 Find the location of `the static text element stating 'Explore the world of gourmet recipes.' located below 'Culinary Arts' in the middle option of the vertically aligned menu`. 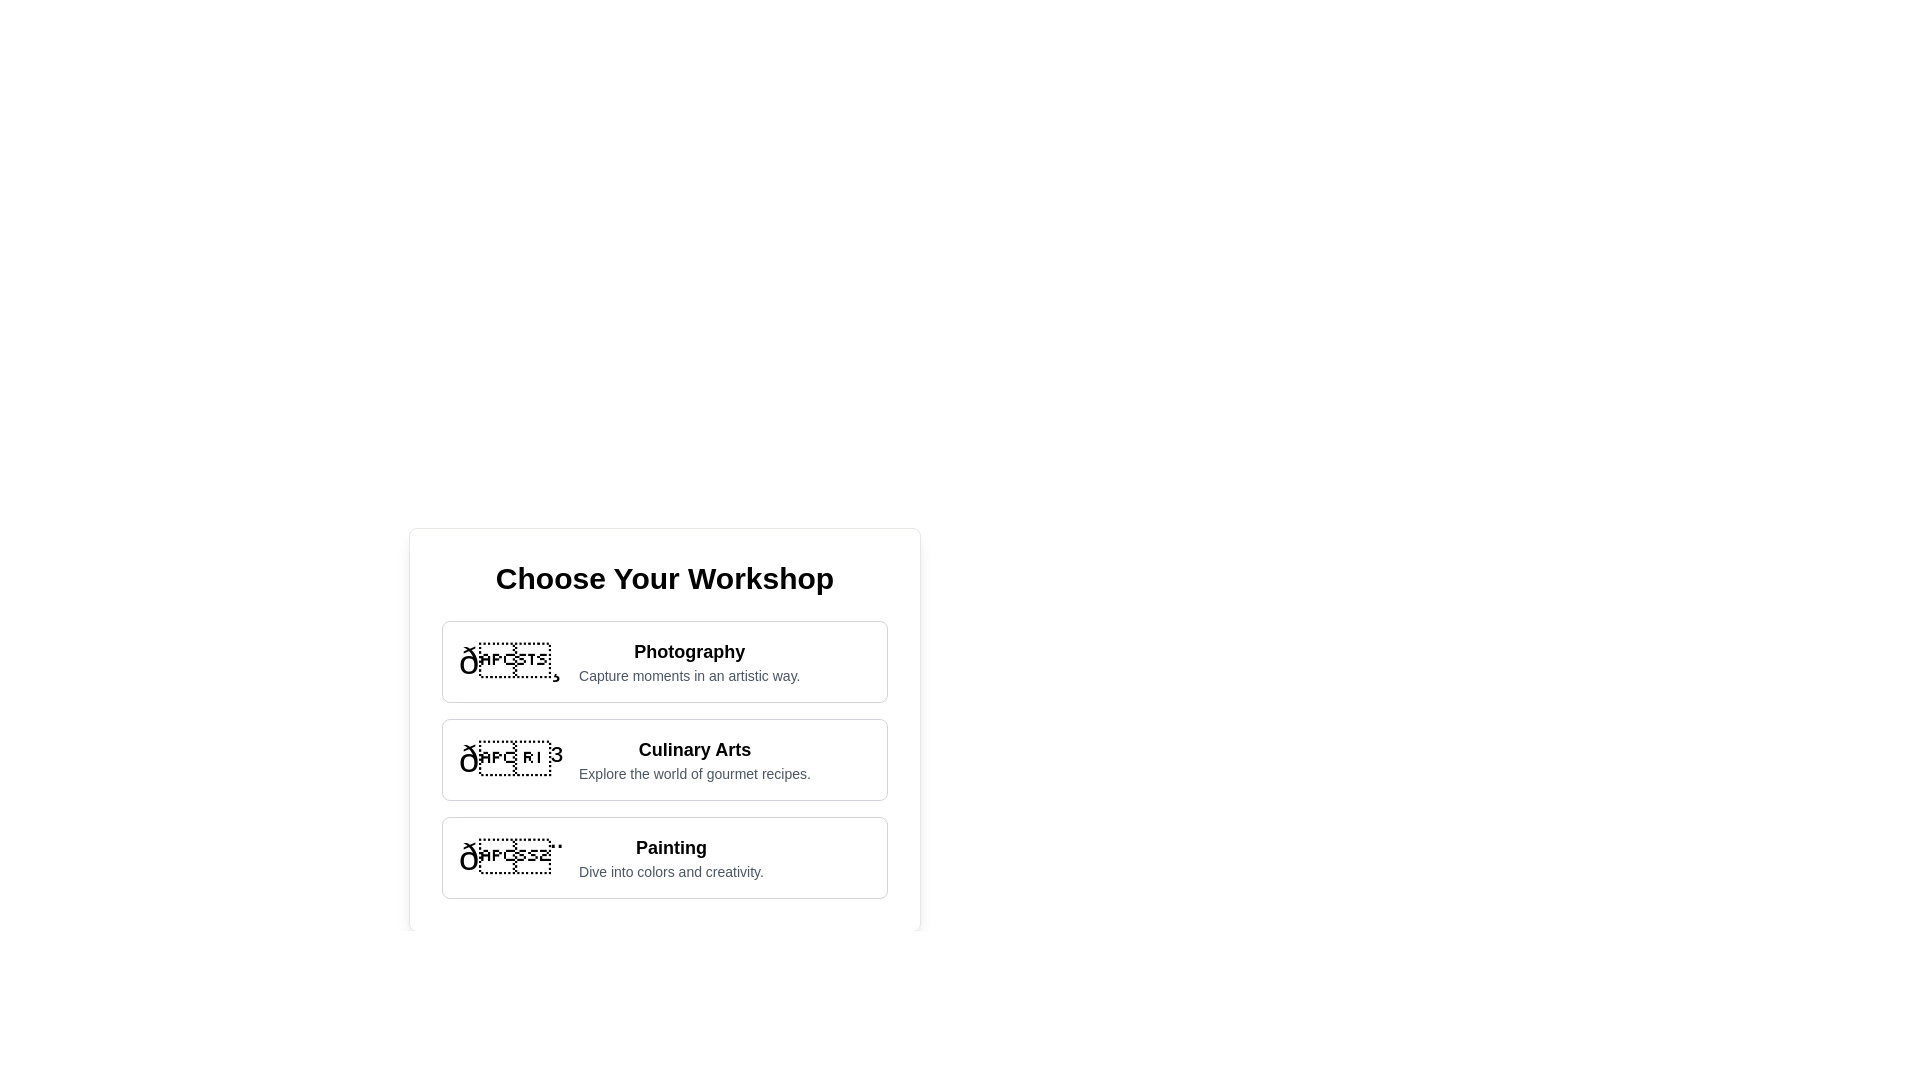

the static text element stating 'Explore the world of gourmet recipes.' located below 'Culinary Arts' in the middle option of the vertically aligned menu is located at coordinates (695, 773).